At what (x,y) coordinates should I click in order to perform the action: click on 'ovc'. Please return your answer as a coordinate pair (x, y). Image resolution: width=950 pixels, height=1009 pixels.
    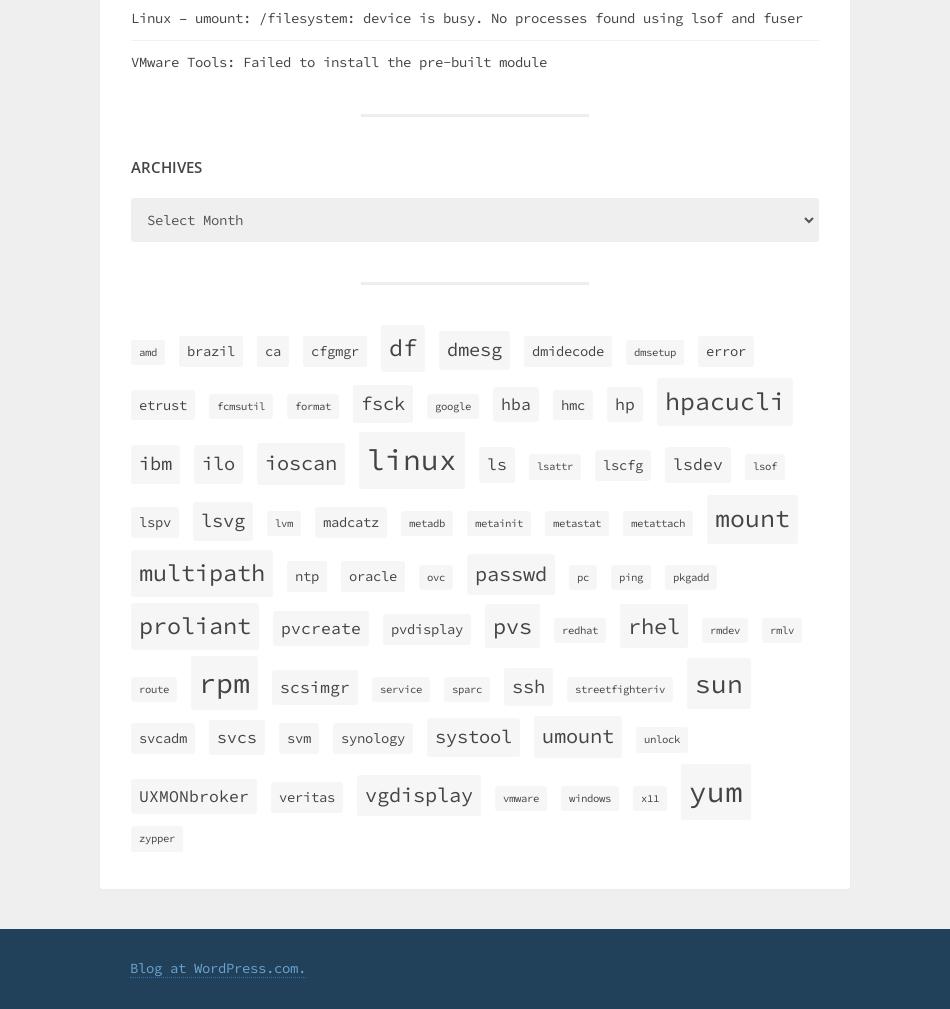
    Looking at the image, I should click on (426, 576).